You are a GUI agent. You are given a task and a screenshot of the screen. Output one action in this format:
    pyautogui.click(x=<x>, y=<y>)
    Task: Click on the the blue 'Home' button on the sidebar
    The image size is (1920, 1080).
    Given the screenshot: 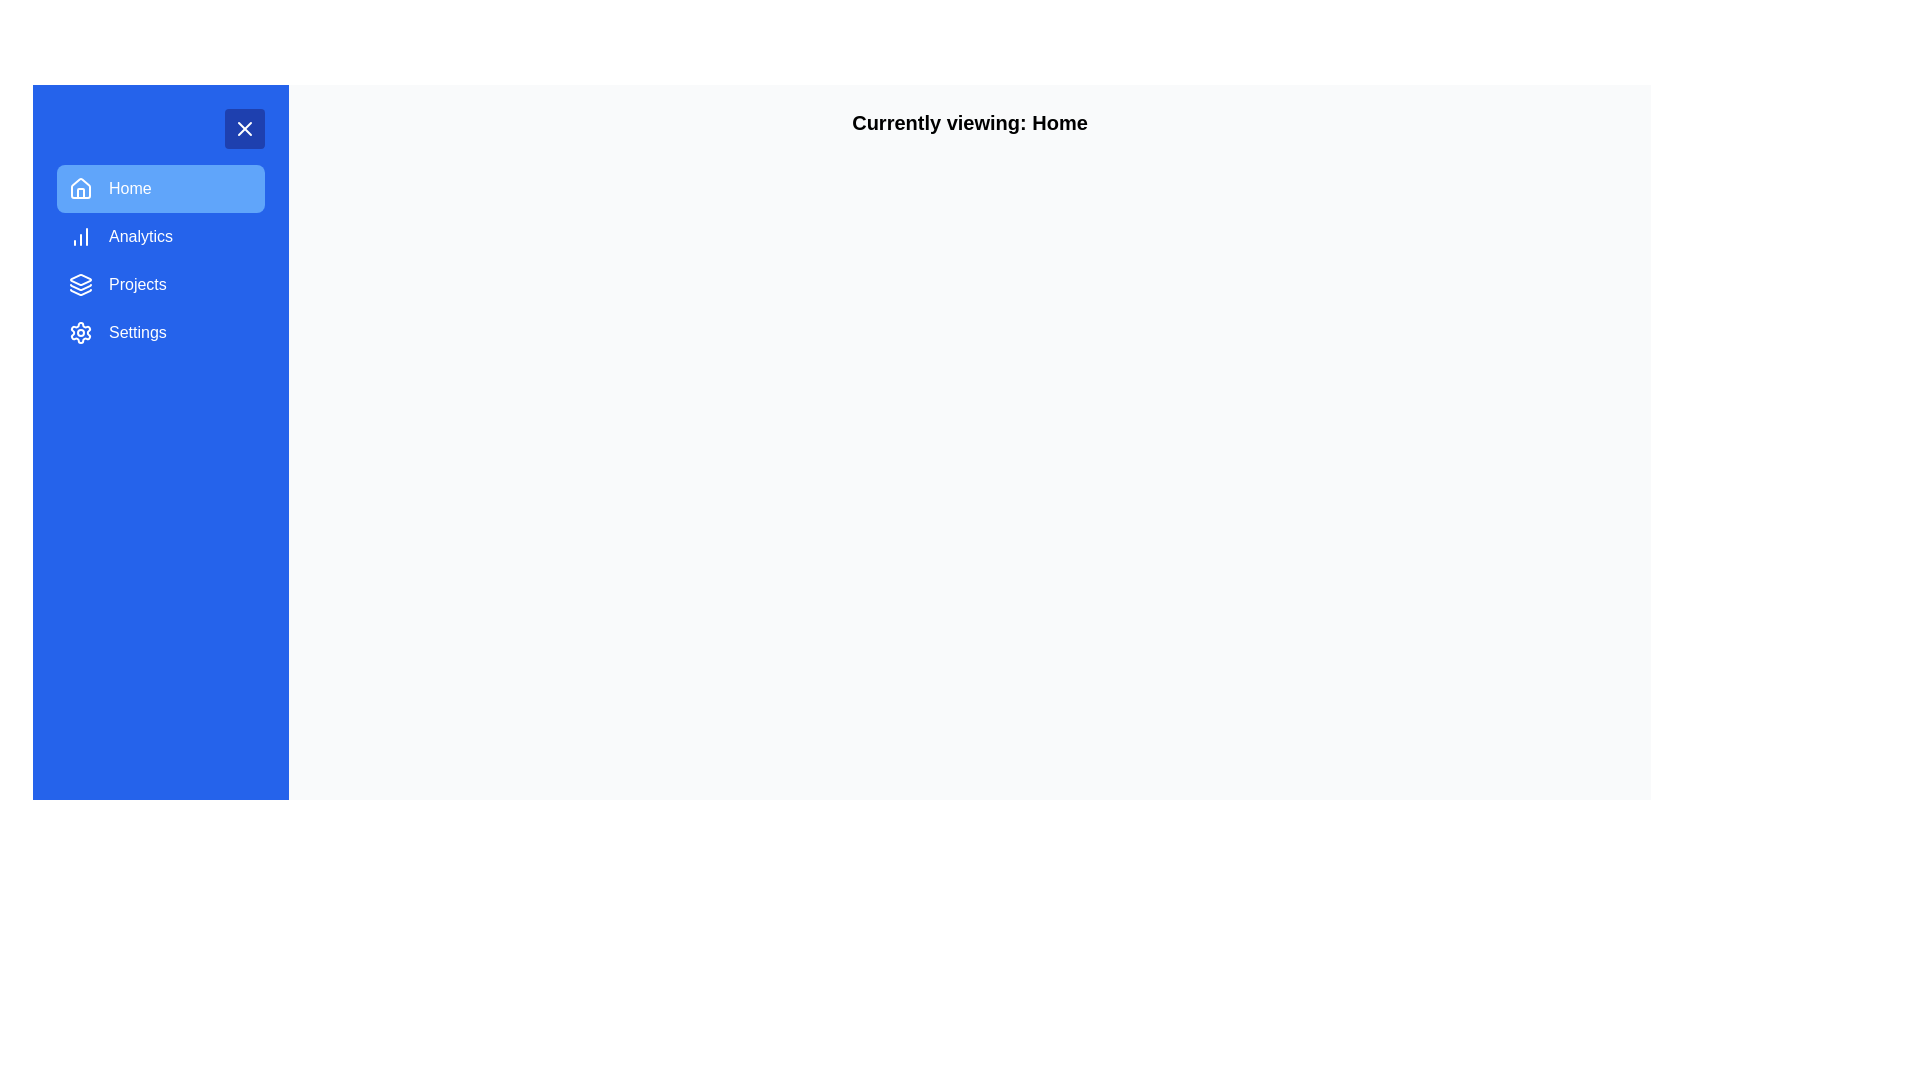 What is the action you would take?
    pyautogui.click(x=161, y=189)
    